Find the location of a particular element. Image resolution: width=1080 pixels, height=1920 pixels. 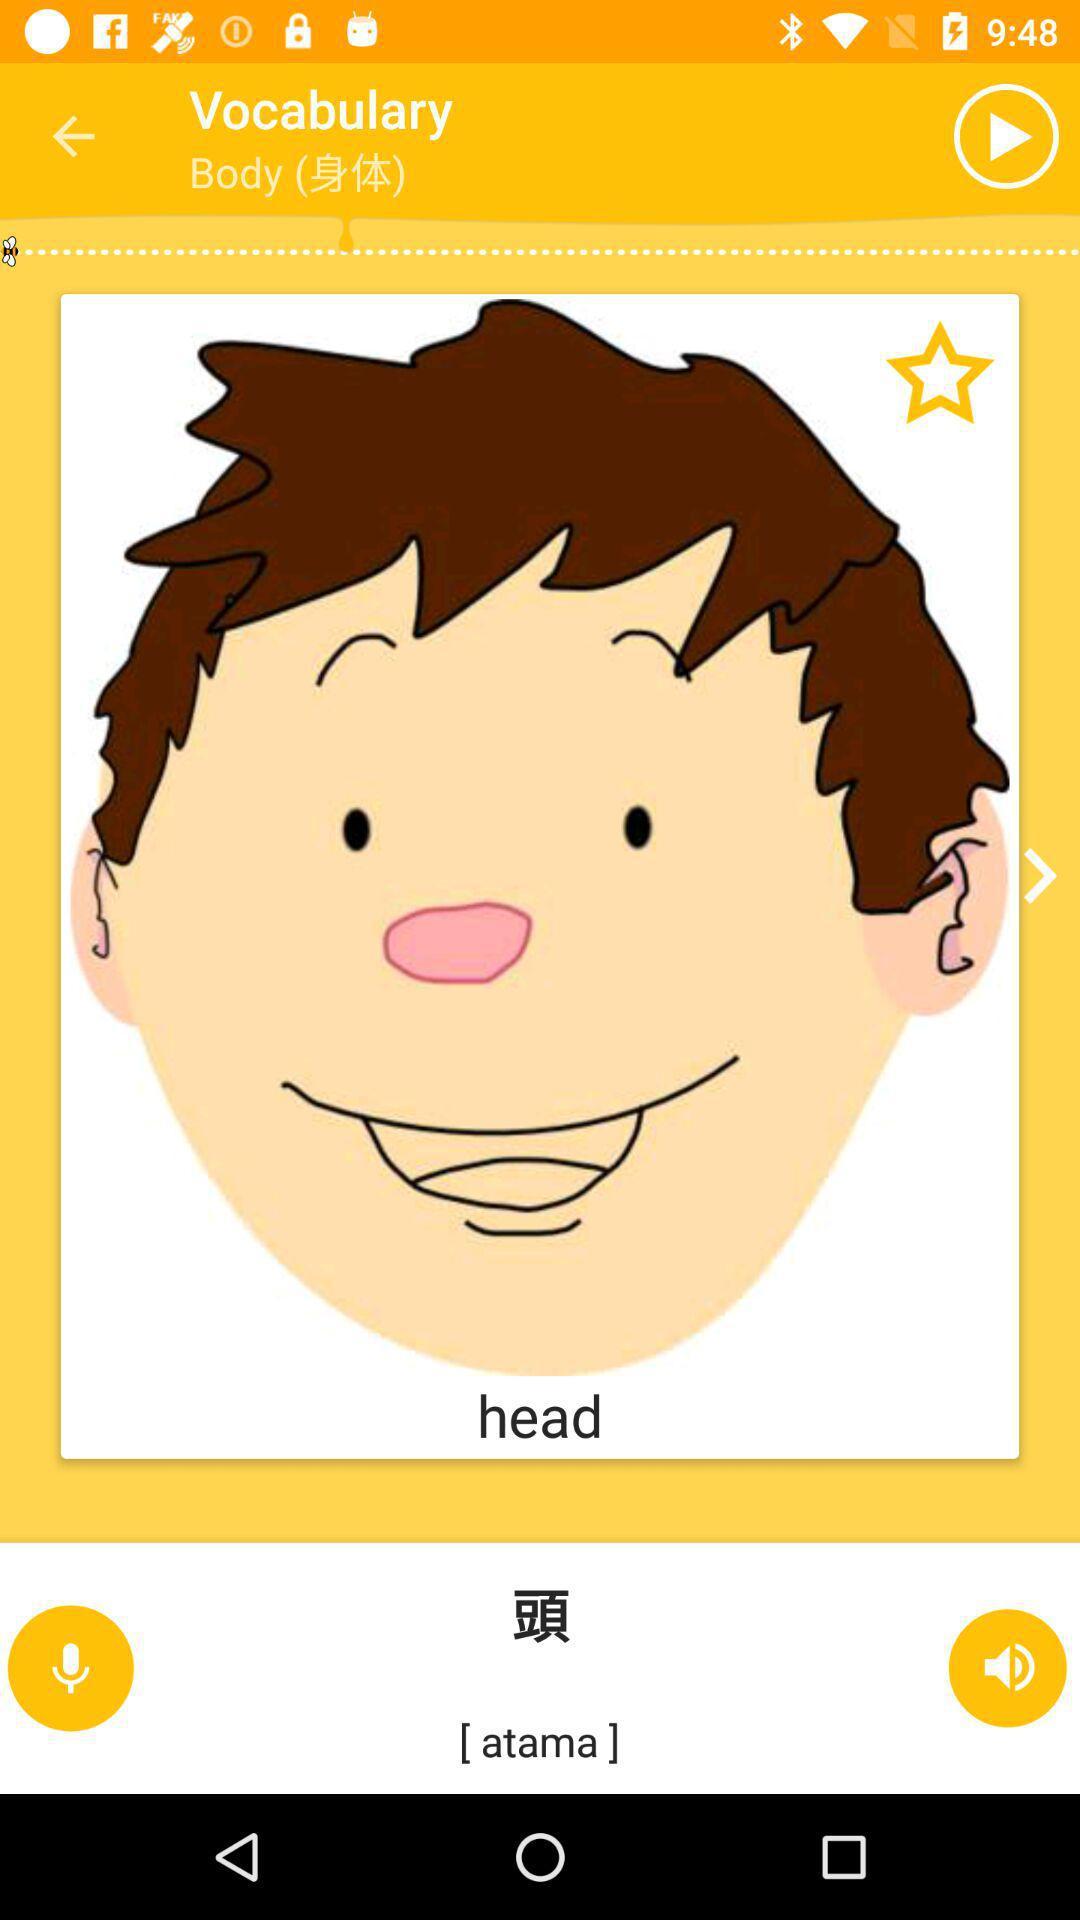

the arrow_forward icon is located at coordinates (1032, 876).